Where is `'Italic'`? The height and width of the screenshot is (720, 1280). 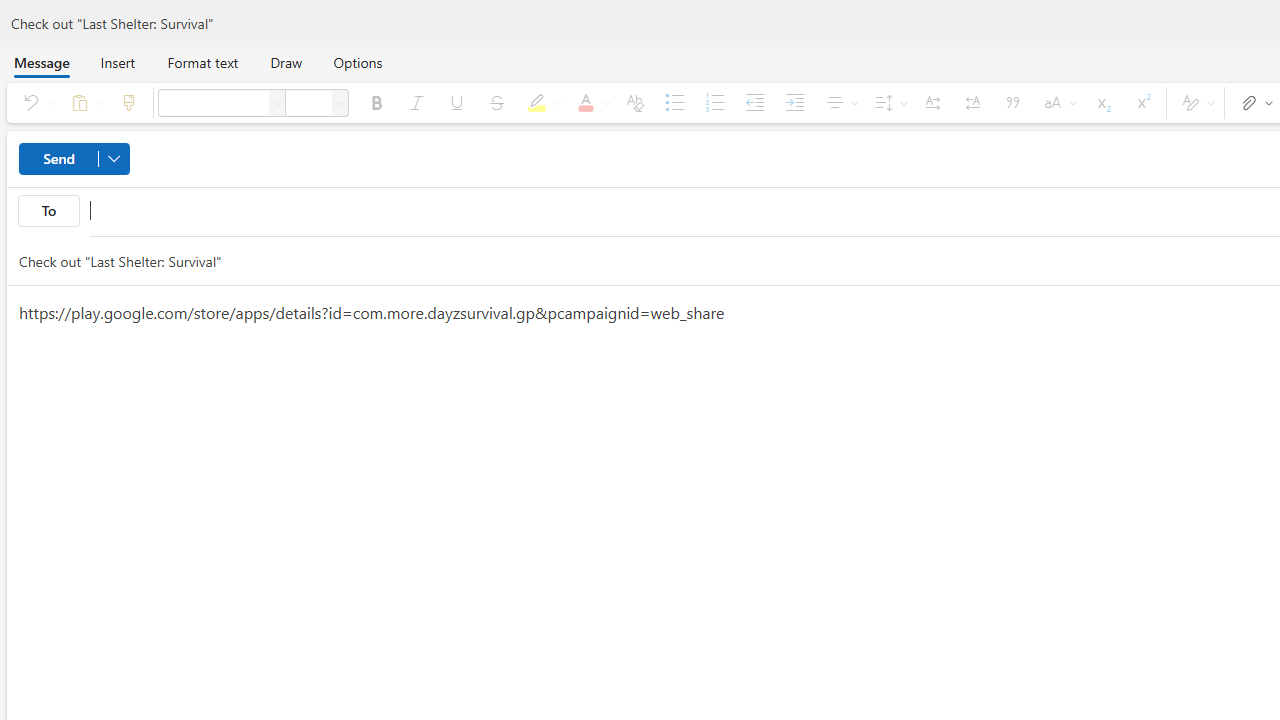
'Italic' is located at coordinates (415, 102).